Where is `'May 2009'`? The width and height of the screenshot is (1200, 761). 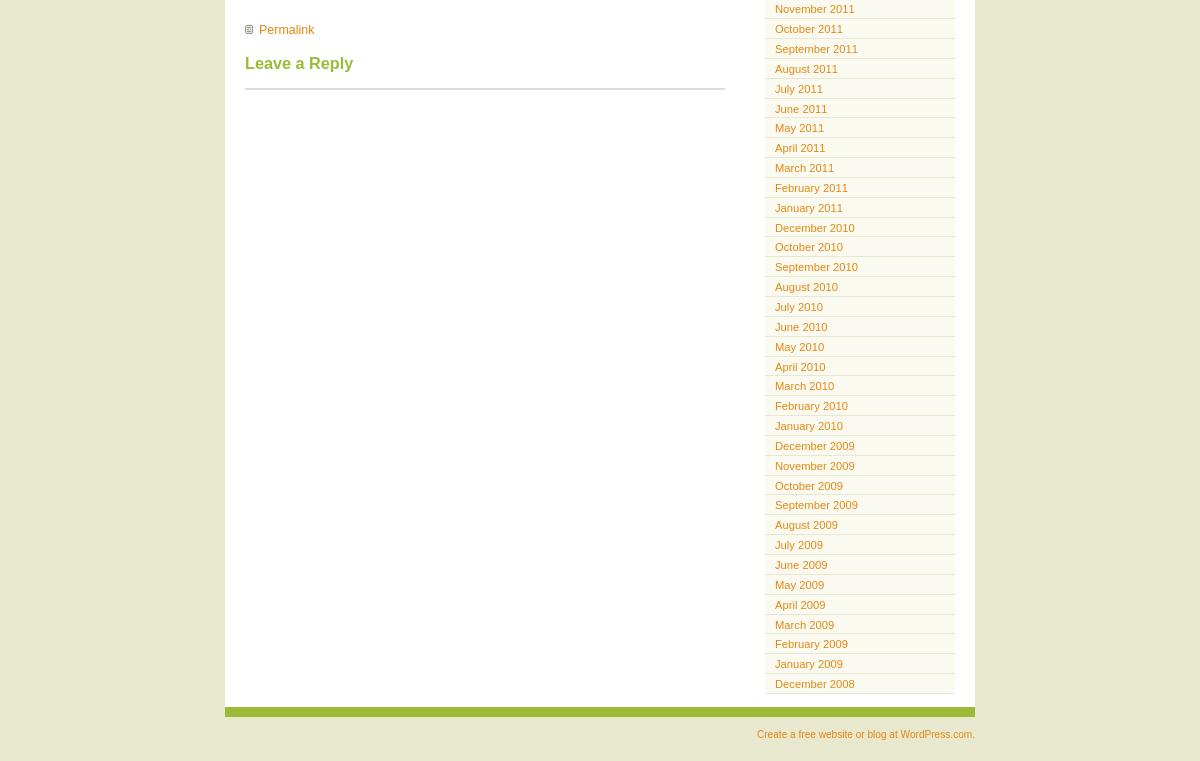 'May 2009' is located at coordinates (798, 583).